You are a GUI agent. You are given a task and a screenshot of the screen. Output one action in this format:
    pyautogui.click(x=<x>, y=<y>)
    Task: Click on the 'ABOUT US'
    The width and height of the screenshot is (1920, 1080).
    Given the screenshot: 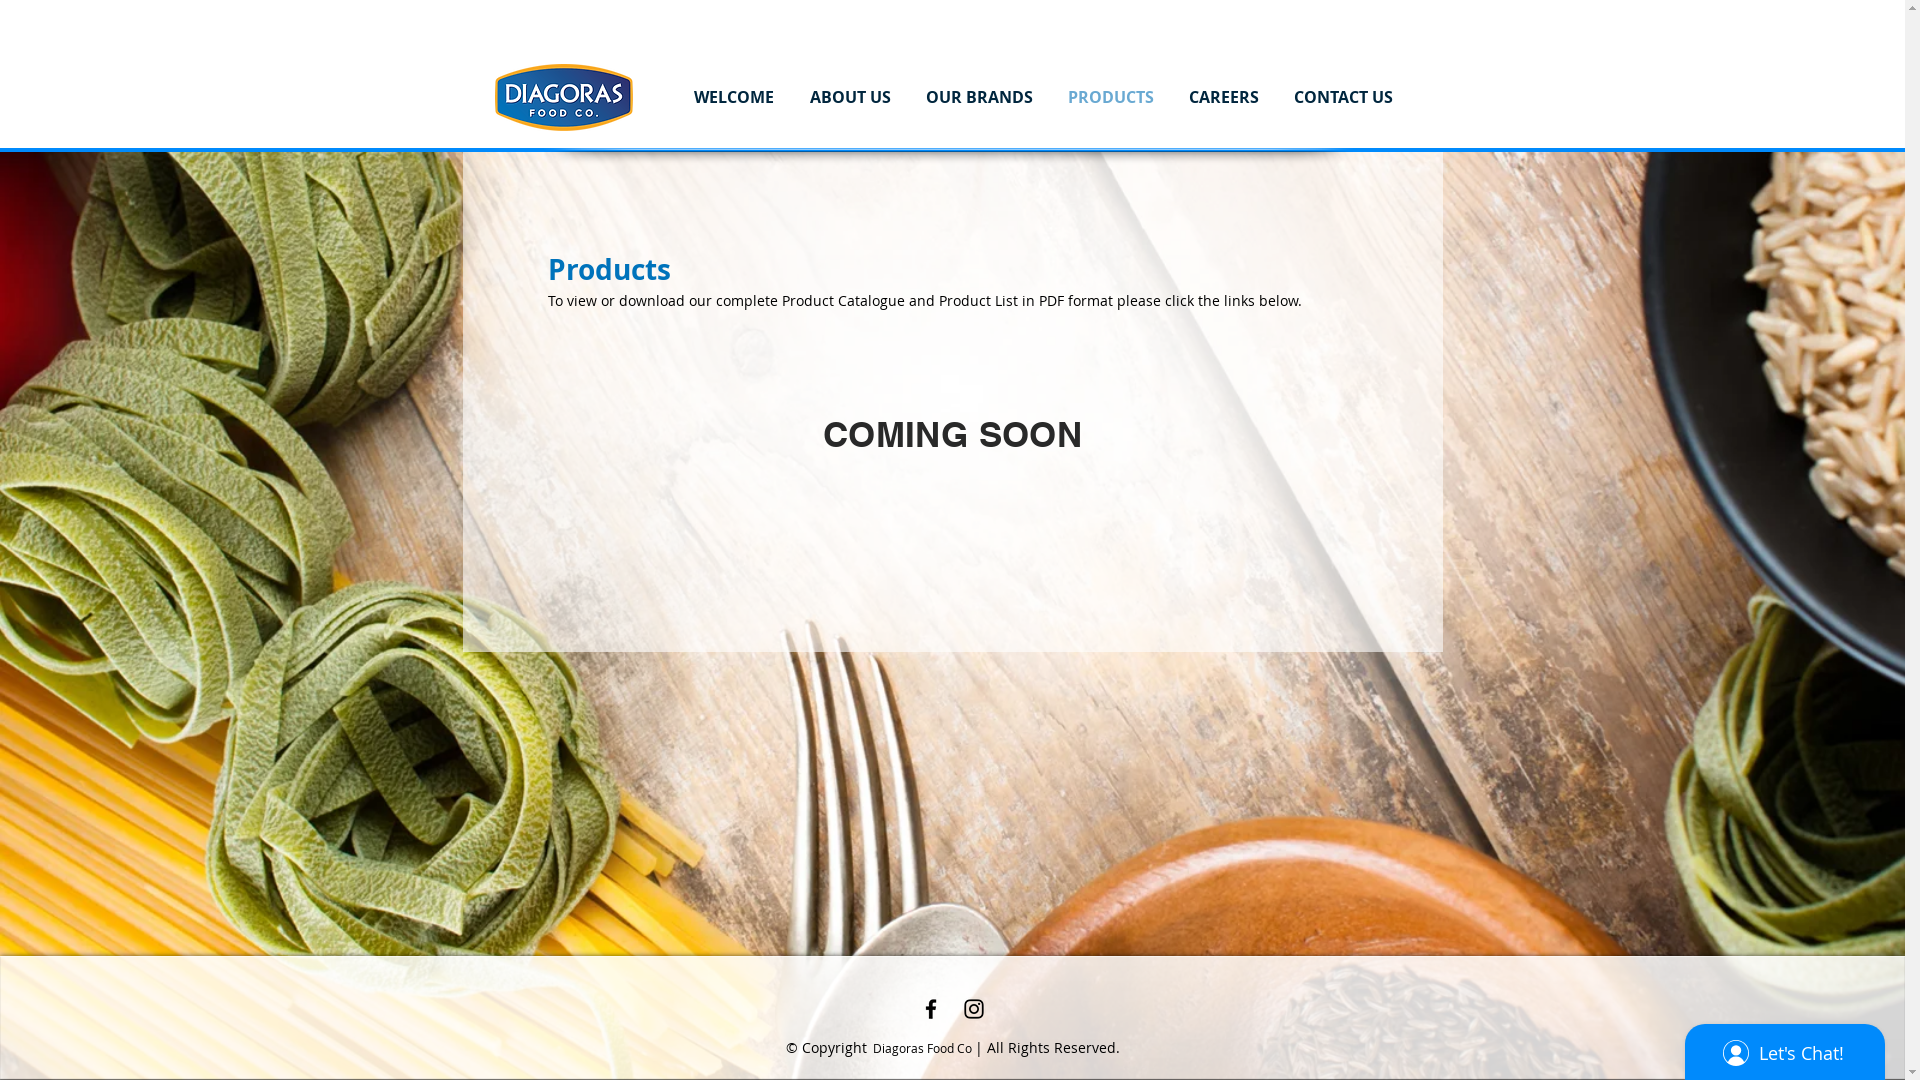 What is the action you would take?
    pyautogui.click(x=850, y=96)
    